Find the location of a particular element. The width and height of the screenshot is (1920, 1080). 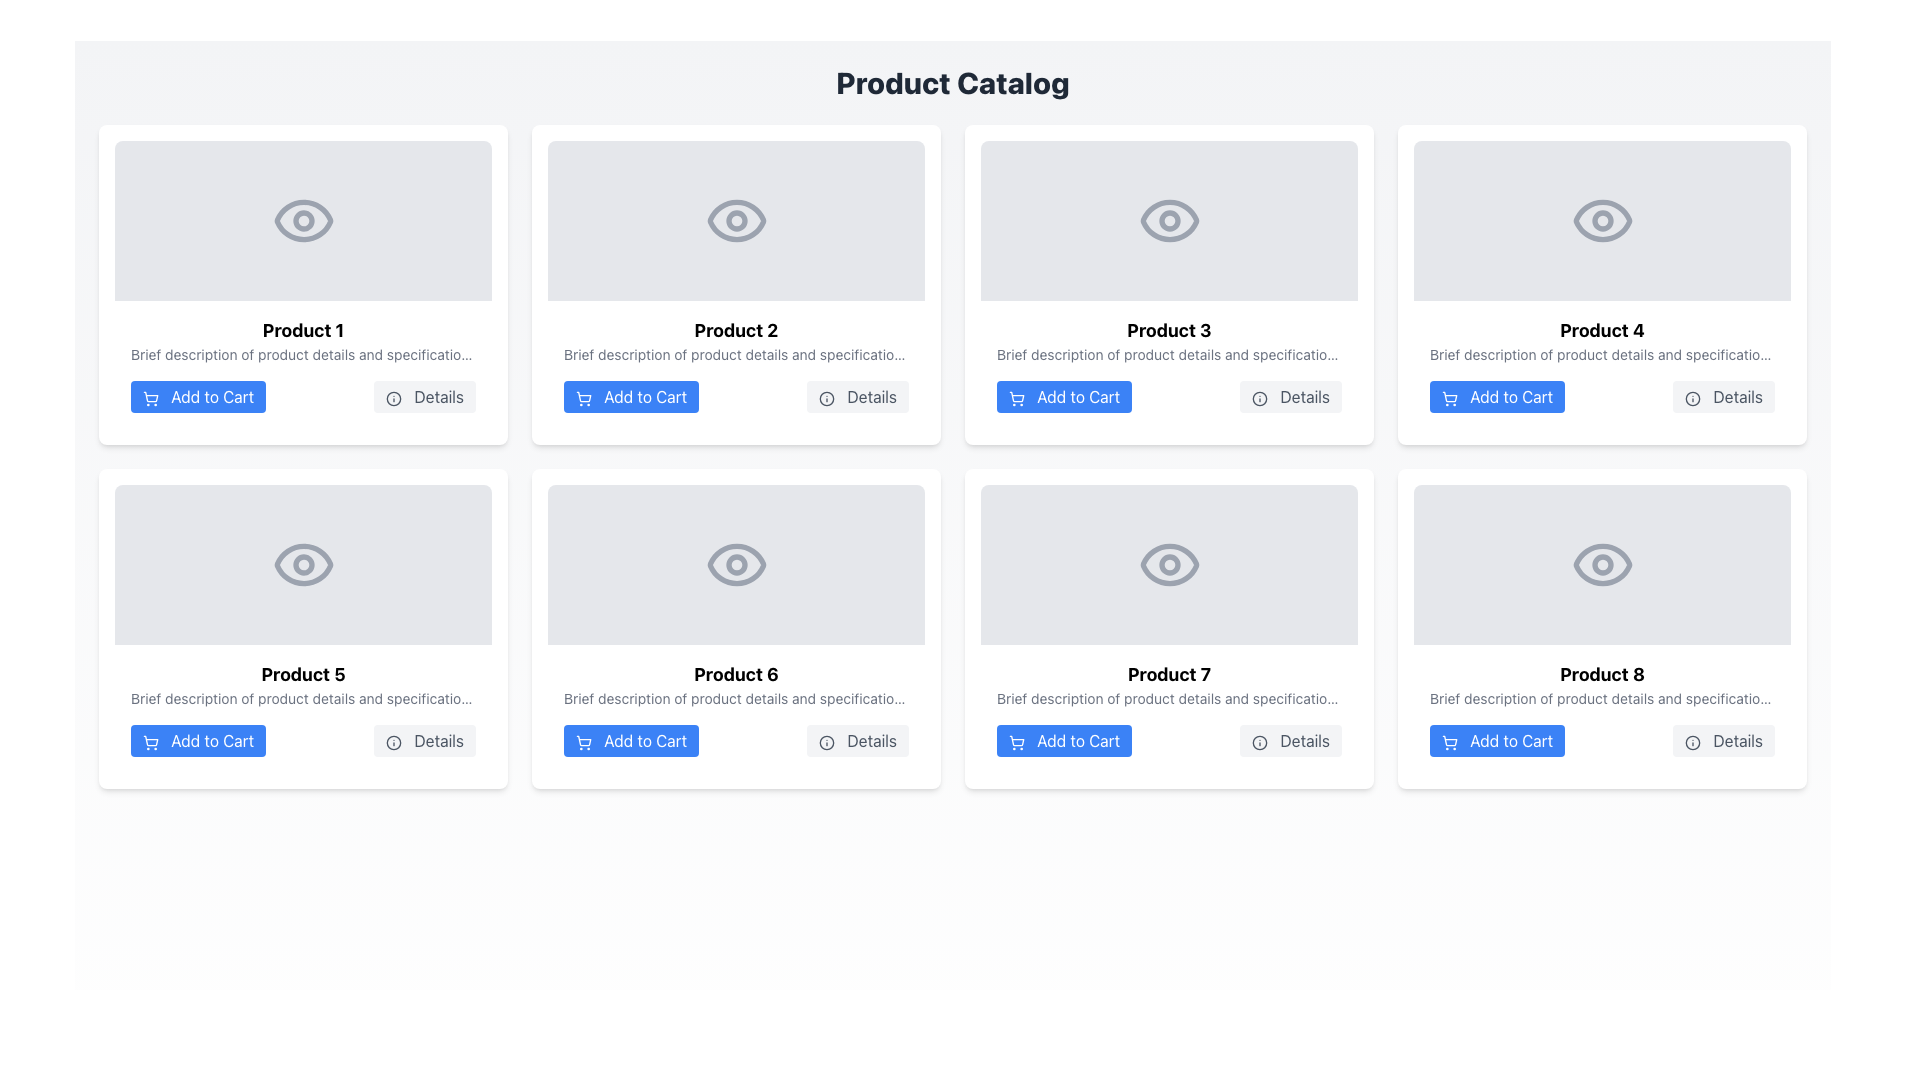

the observation icon located in the header section of the card labeled 'Product 3', which is centered within the gray background rectangle is located at coordinates (1169, 220).